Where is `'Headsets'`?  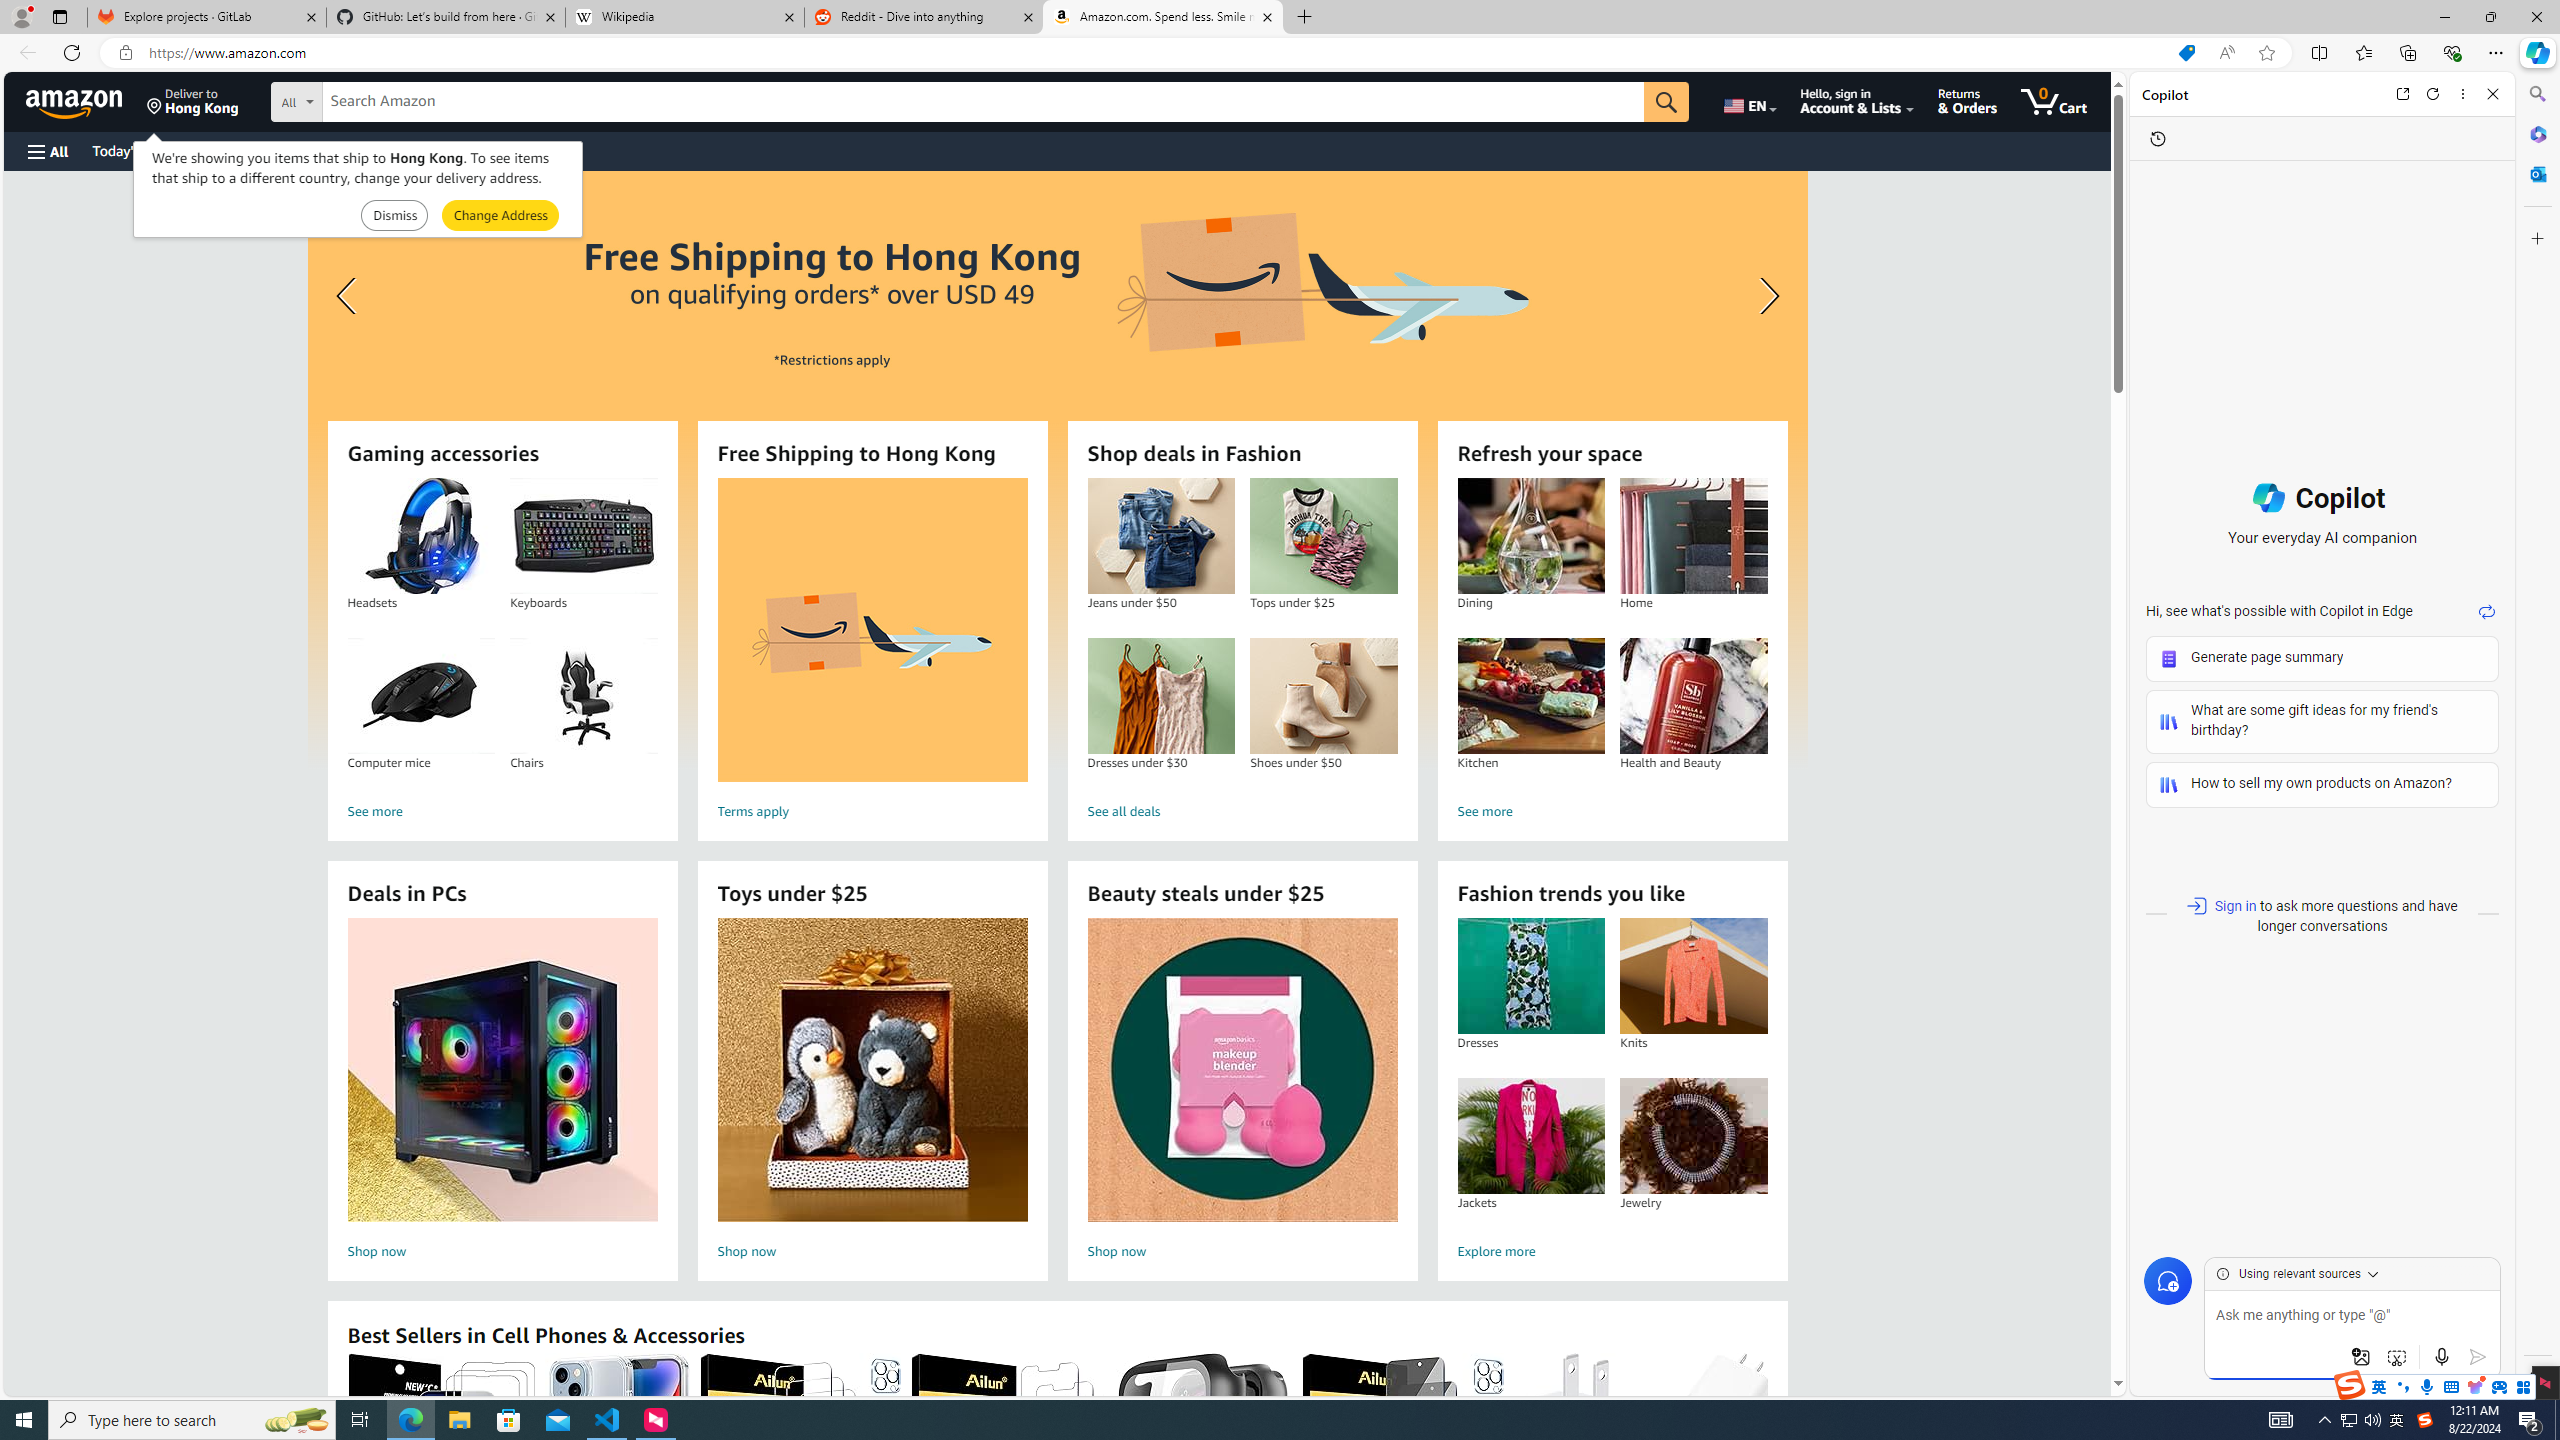 'Headsets' is located at coordinates (420, 536).